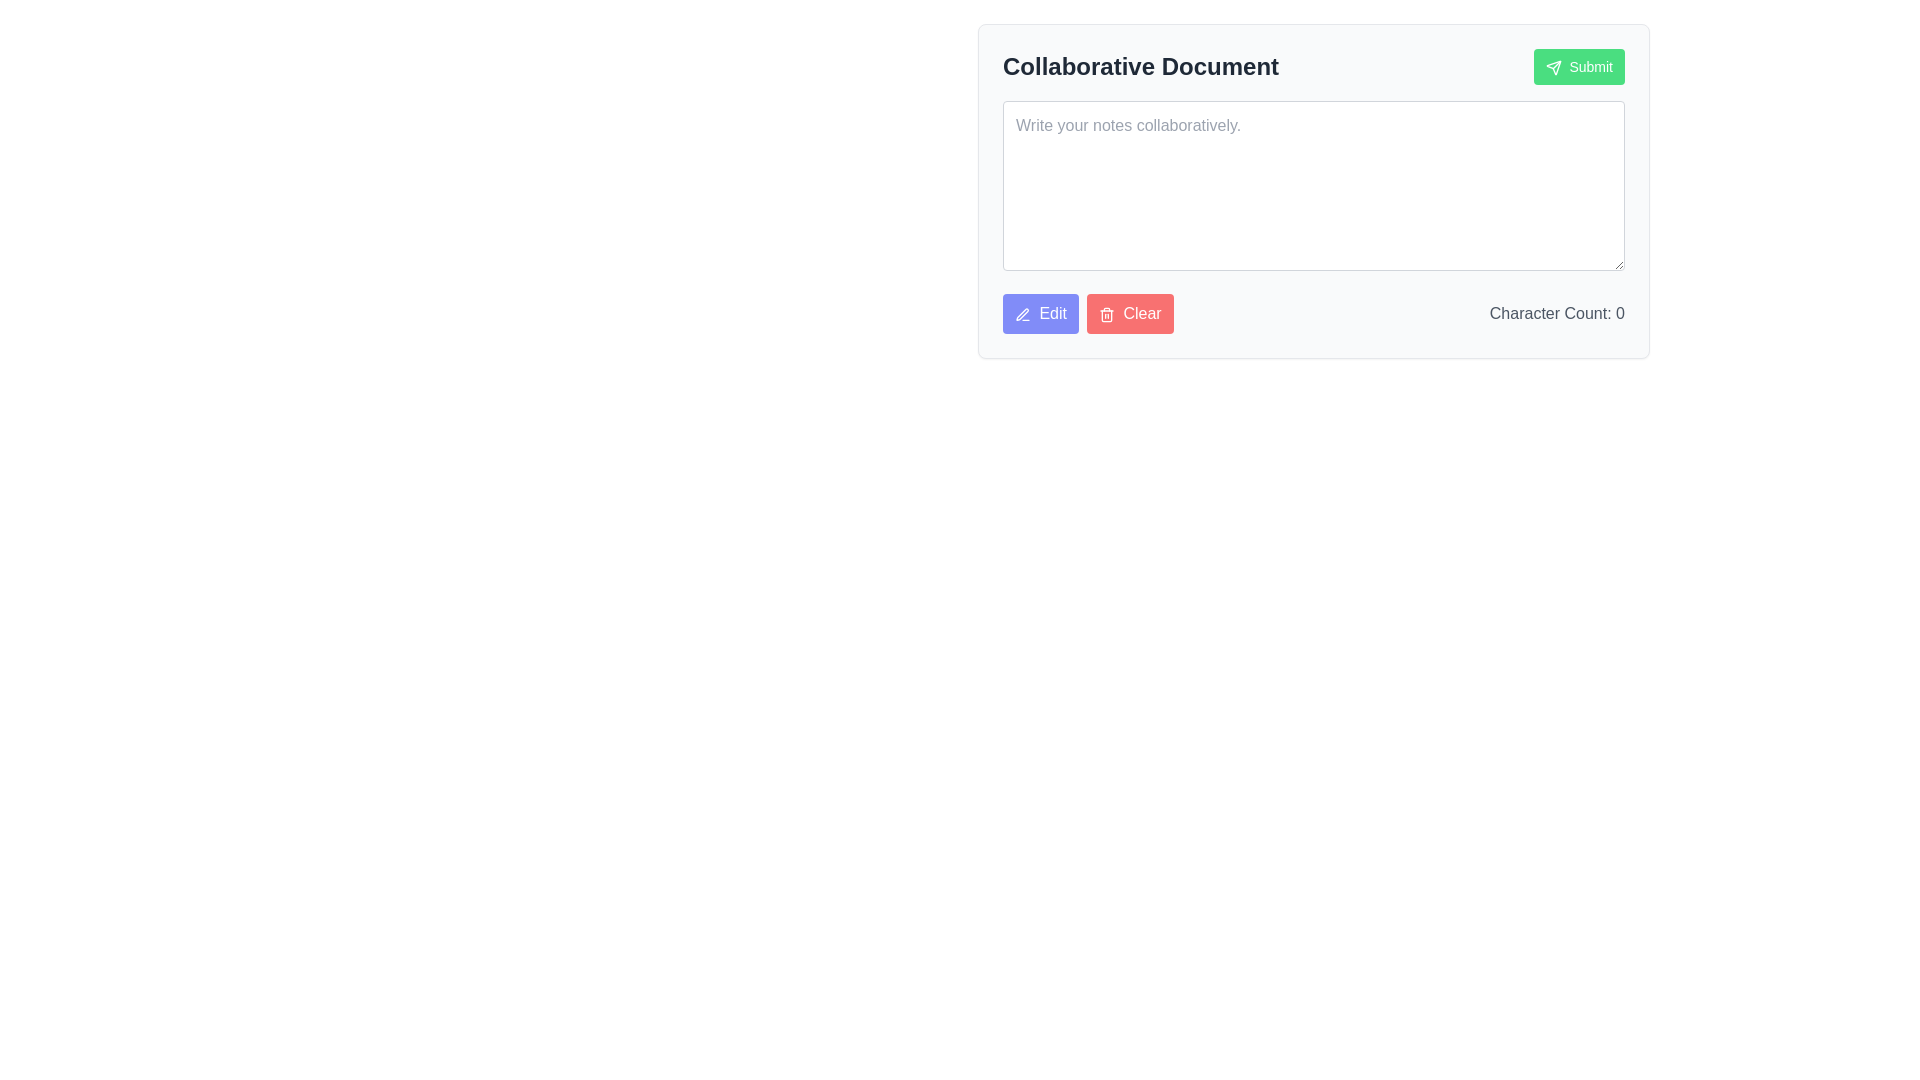  What do you see at coordinates (1129, 313) in the screenshot?
I see `the 'Clear' button located in the 'Collaborative Document' widget, positioned below the text input area, as the second button from the left` at bounding box center [1129, 313].